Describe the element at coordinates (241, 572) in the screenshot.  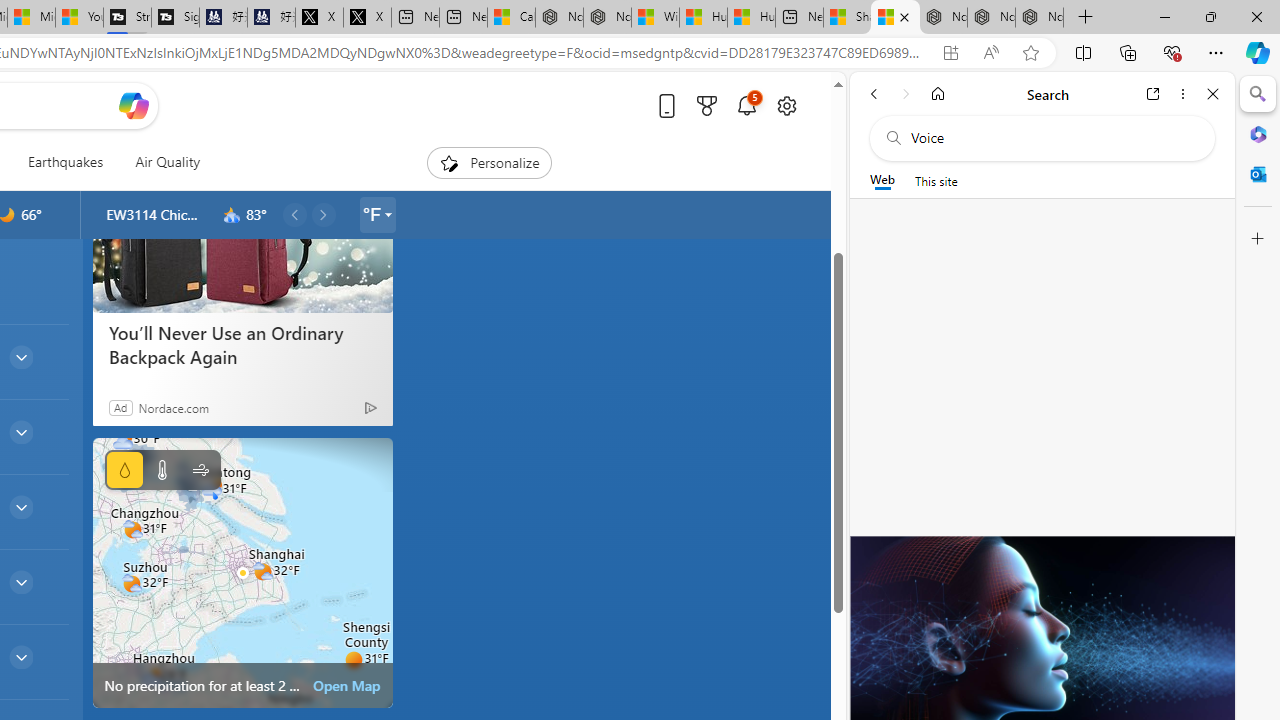
I see `'static map image of vector map'` at that location.